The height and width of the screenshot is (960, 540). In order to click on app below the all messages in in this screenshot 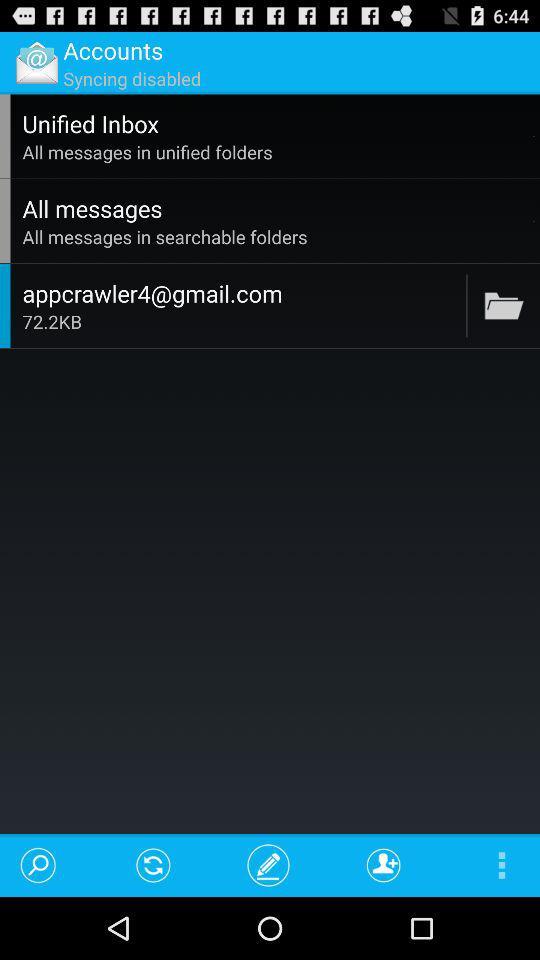, I will do `click(534, 221)`.